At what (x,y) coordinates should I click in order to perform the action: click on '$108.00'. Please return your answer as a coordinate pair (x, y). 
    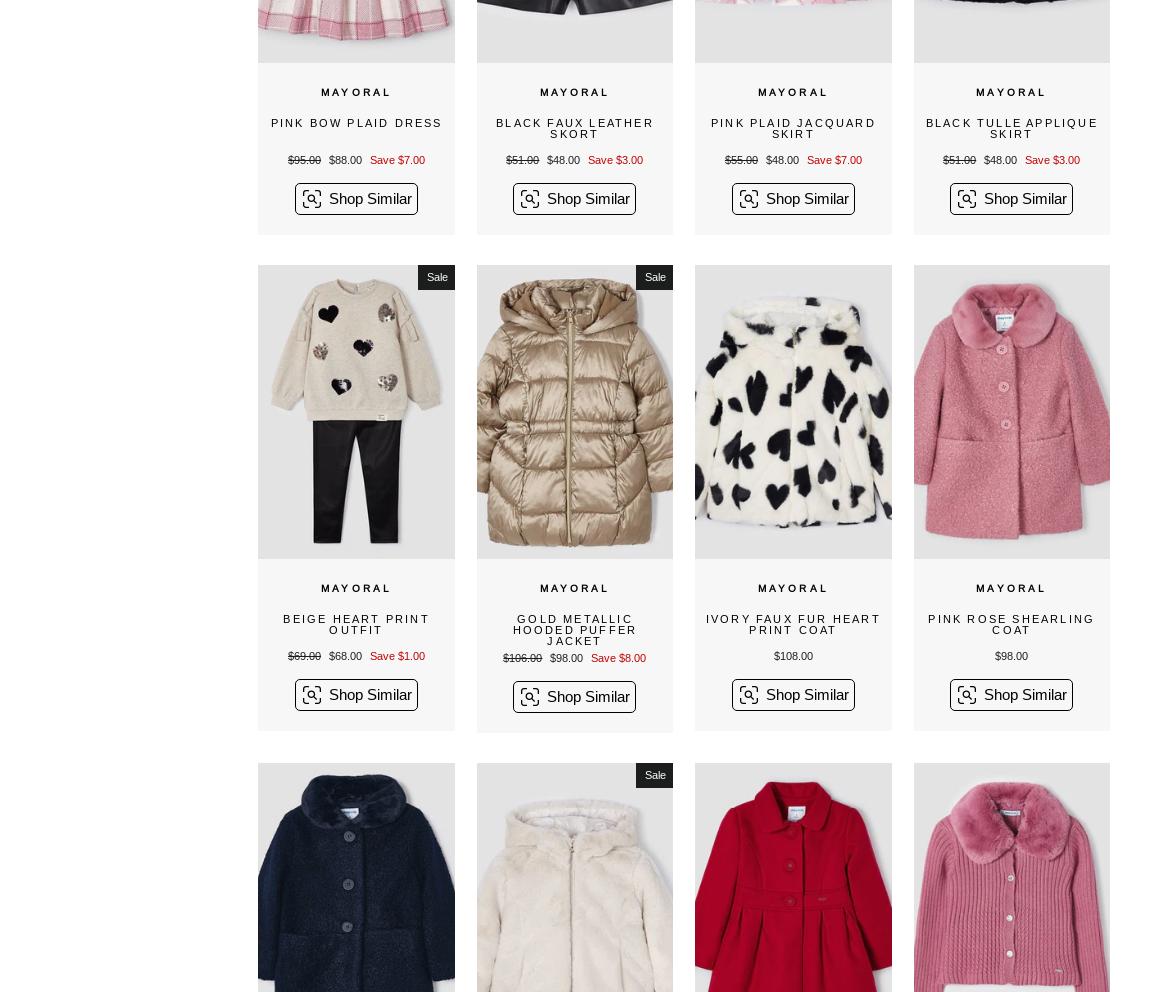
    Looking at the image, I should click on (772, 656).